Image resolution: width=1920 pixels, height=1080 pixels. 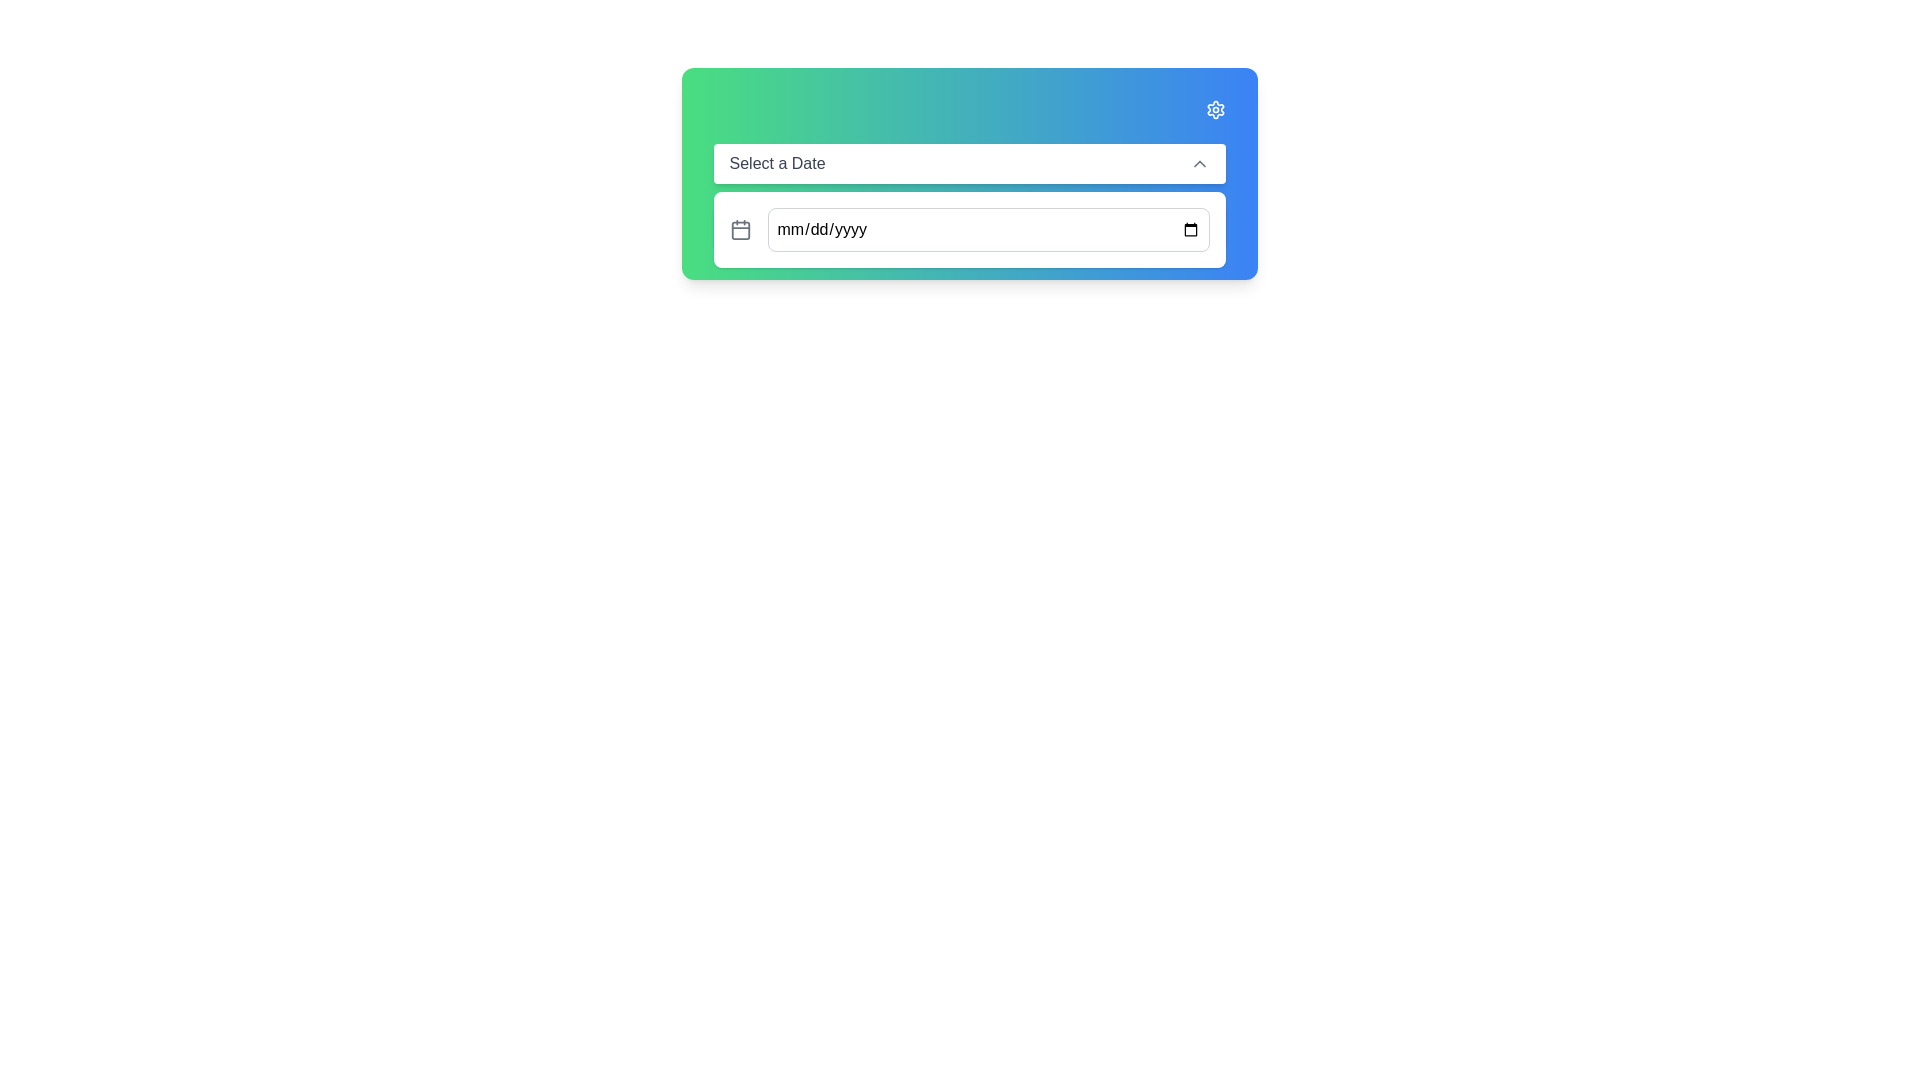 What do you see at coordinates (739, 229) in the screenshot?
I see `the calendar icon, which is a square-shaped graphic with rounded corners located next to the date input field labeled 'mm/dd/yyyy'` at bounding box center [739, 229].